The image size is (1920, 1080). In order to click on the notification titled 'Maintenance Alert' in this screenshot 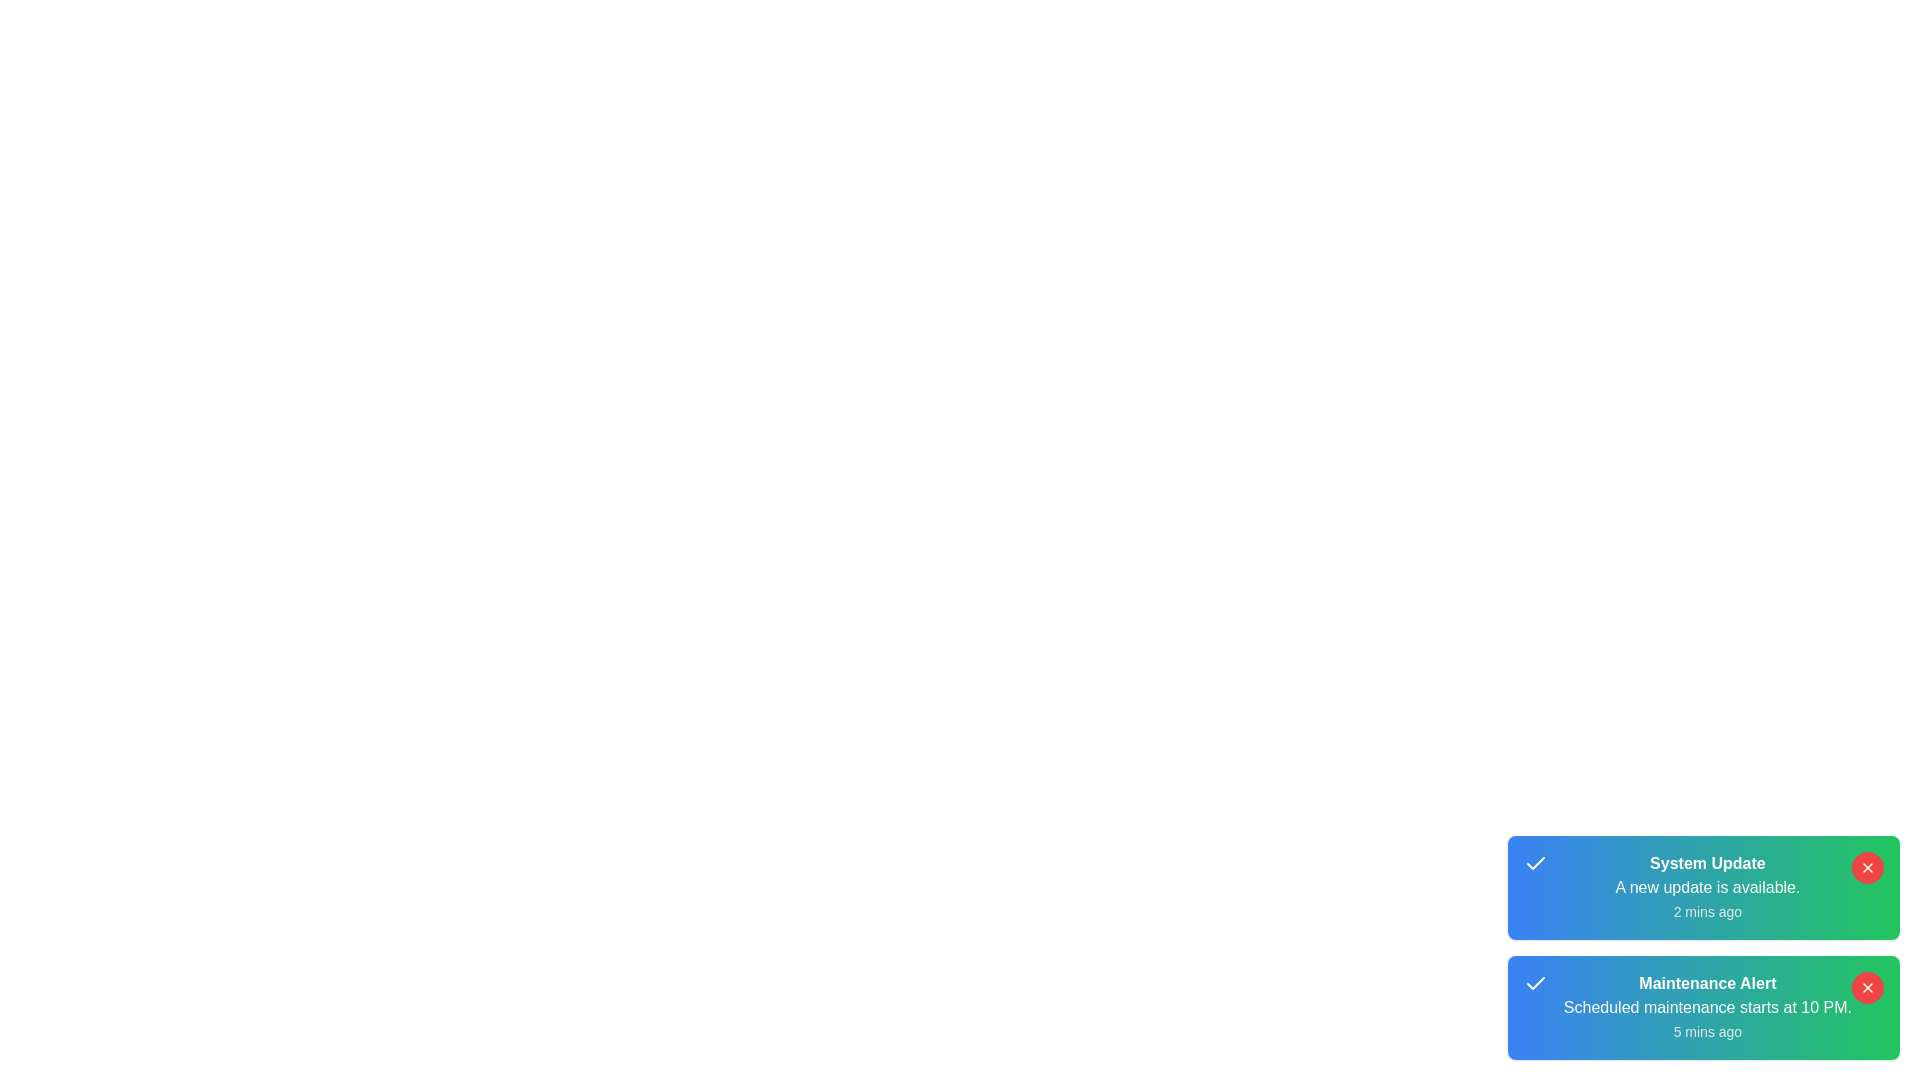, I will do `click(1703, 1007)`.